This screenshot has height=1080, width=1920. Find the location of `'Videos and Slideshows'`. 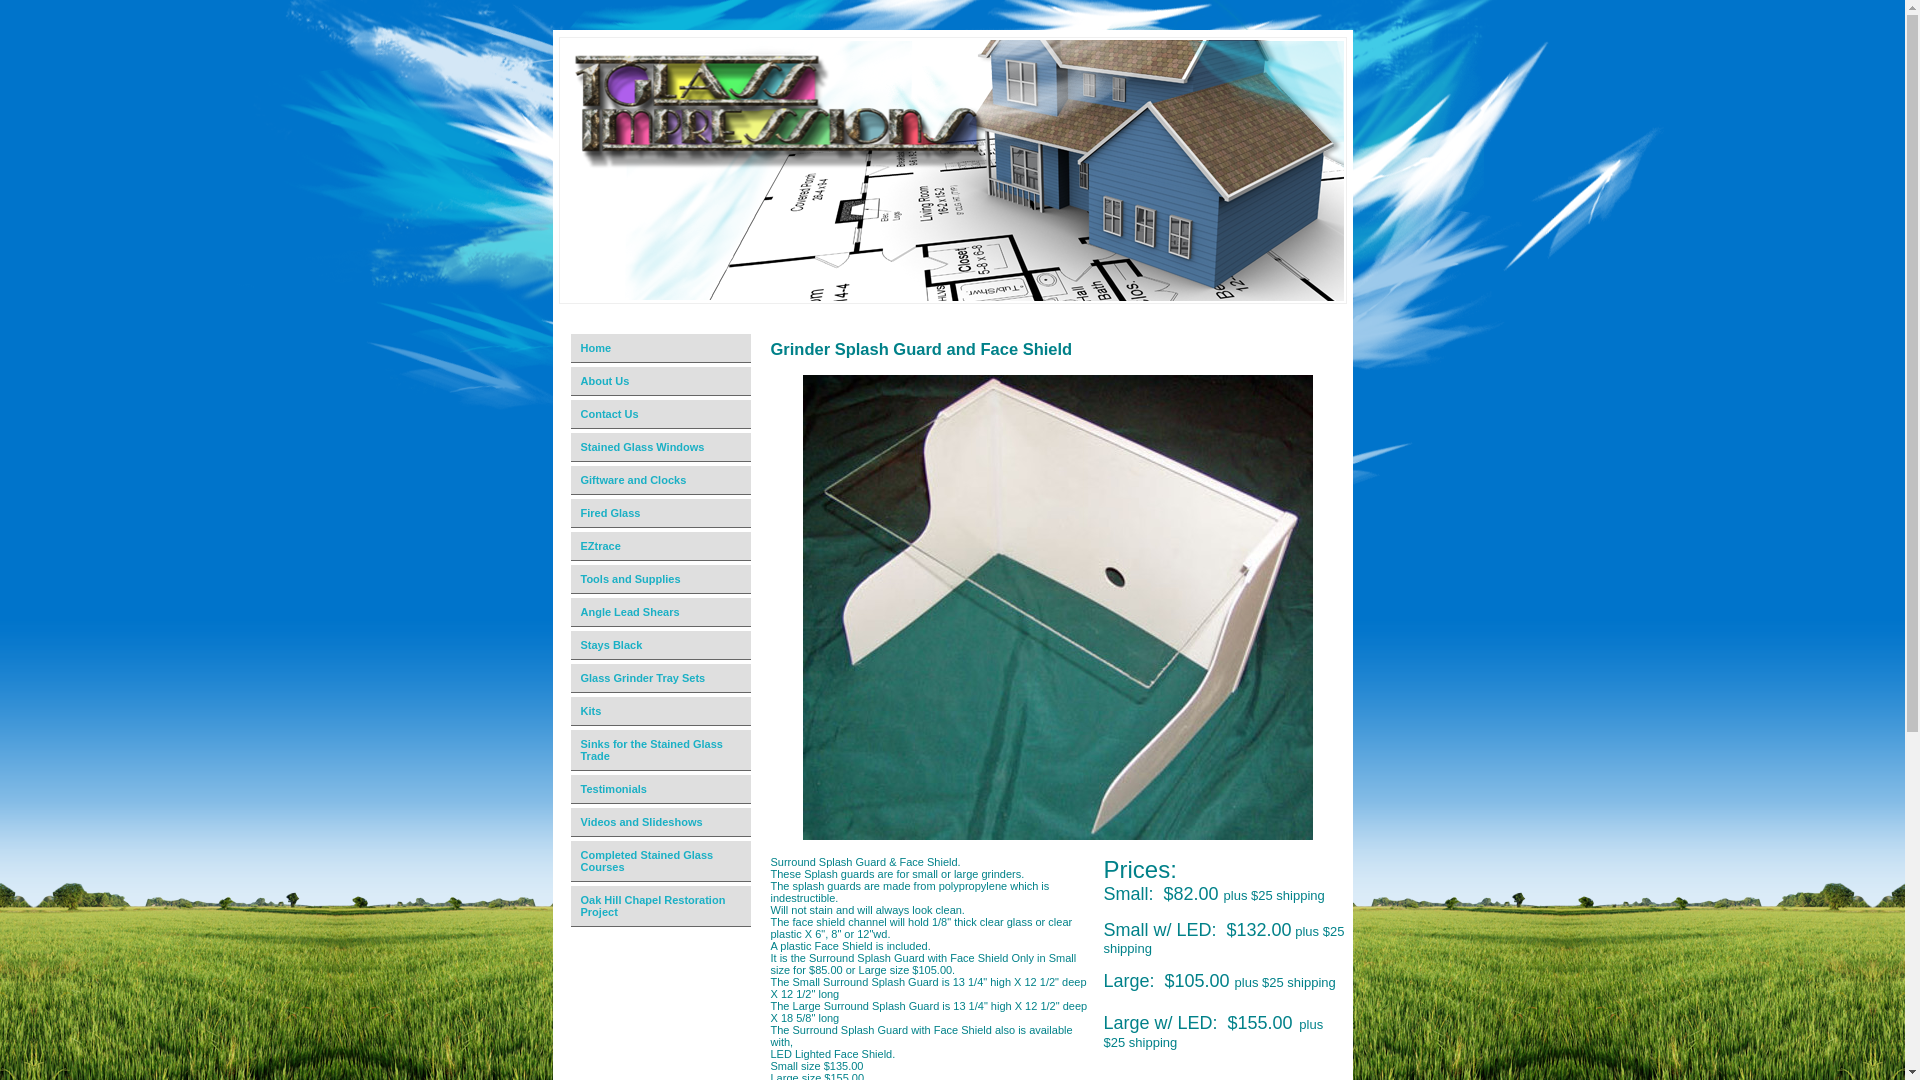

'Videos and Slideshows' is located at coordinates (560, 822).